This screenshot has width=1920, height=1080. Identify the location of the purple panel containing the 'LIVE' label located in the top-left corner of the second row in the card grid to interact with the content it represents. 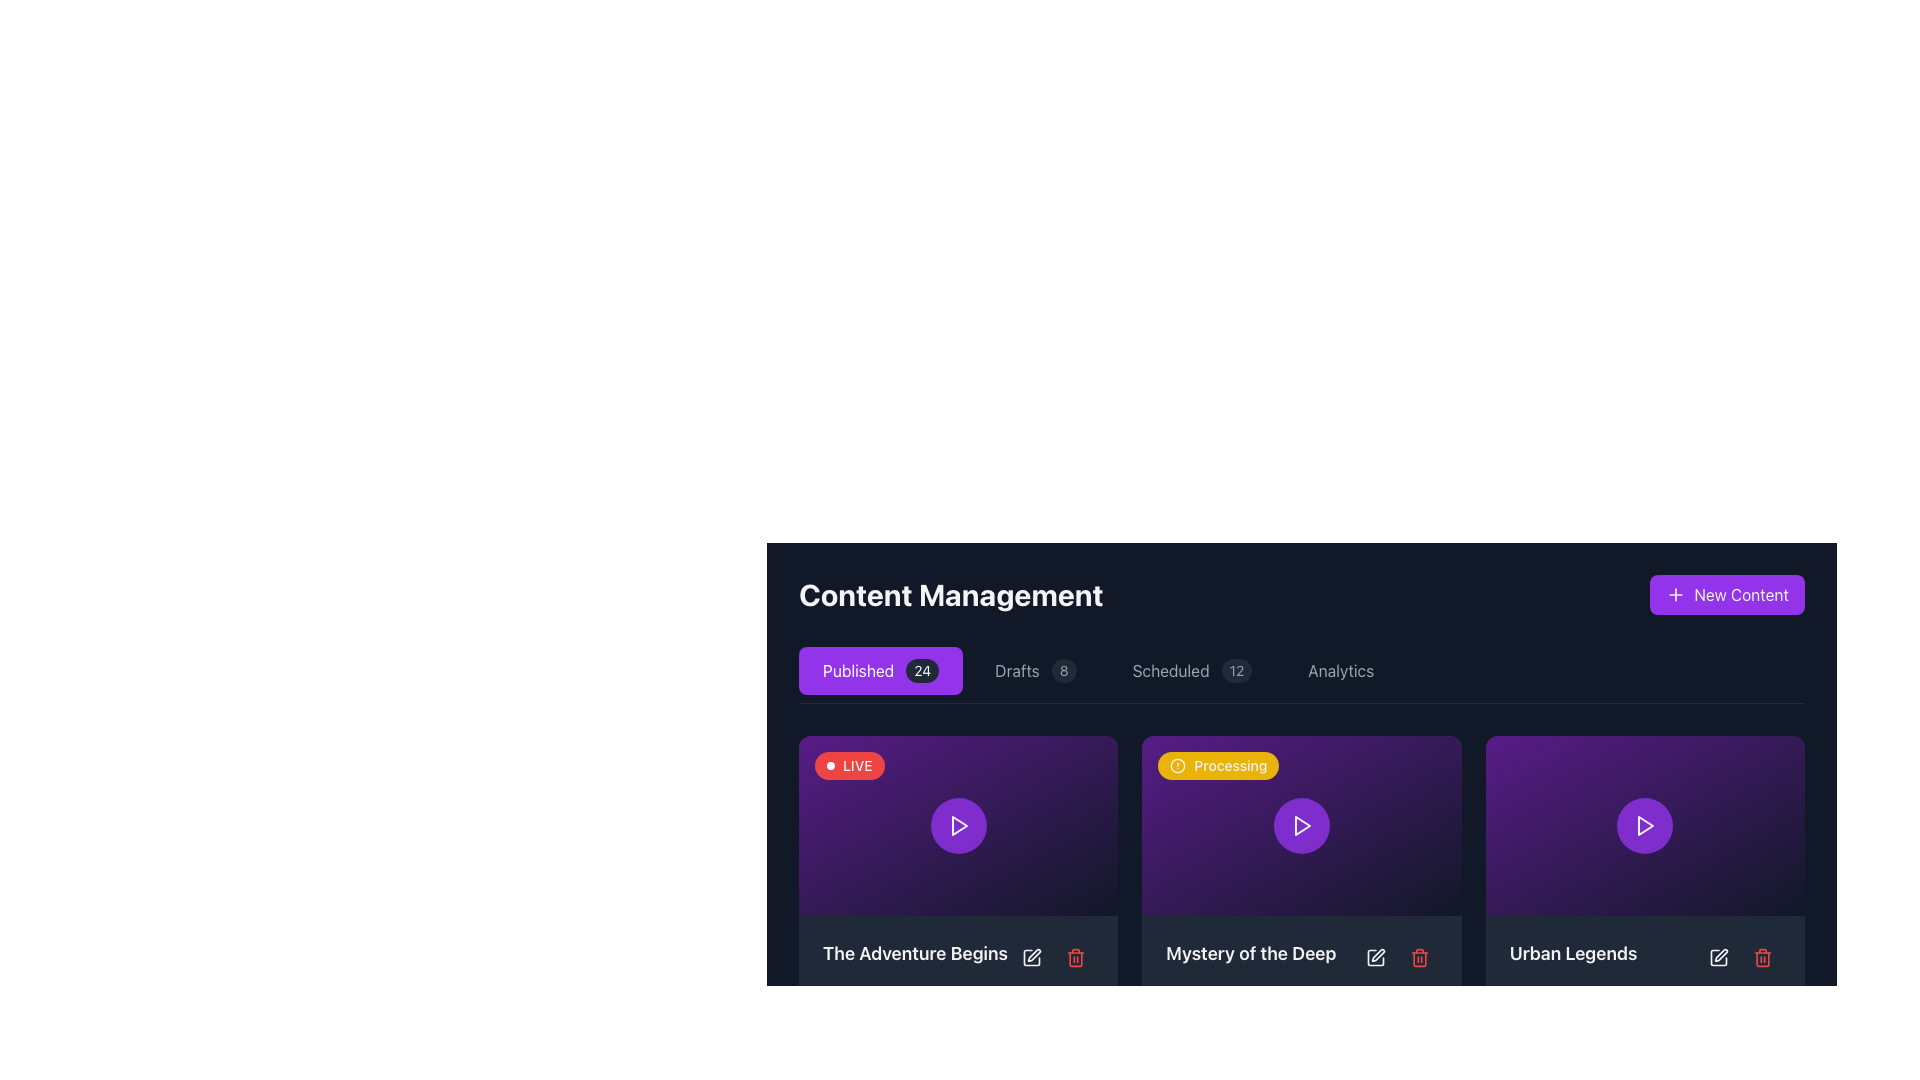
(849, 765).